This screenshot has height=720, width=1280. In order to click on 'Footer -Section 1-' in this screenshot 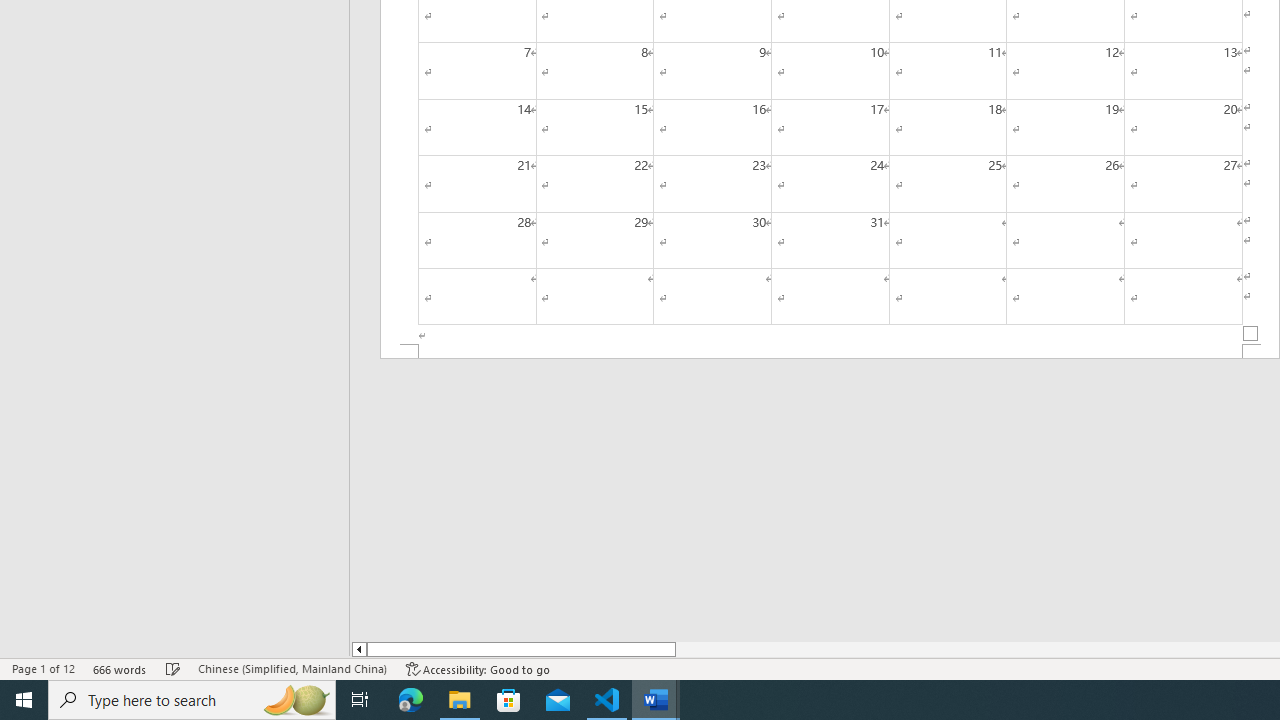, I will do `click(830, 350)`.